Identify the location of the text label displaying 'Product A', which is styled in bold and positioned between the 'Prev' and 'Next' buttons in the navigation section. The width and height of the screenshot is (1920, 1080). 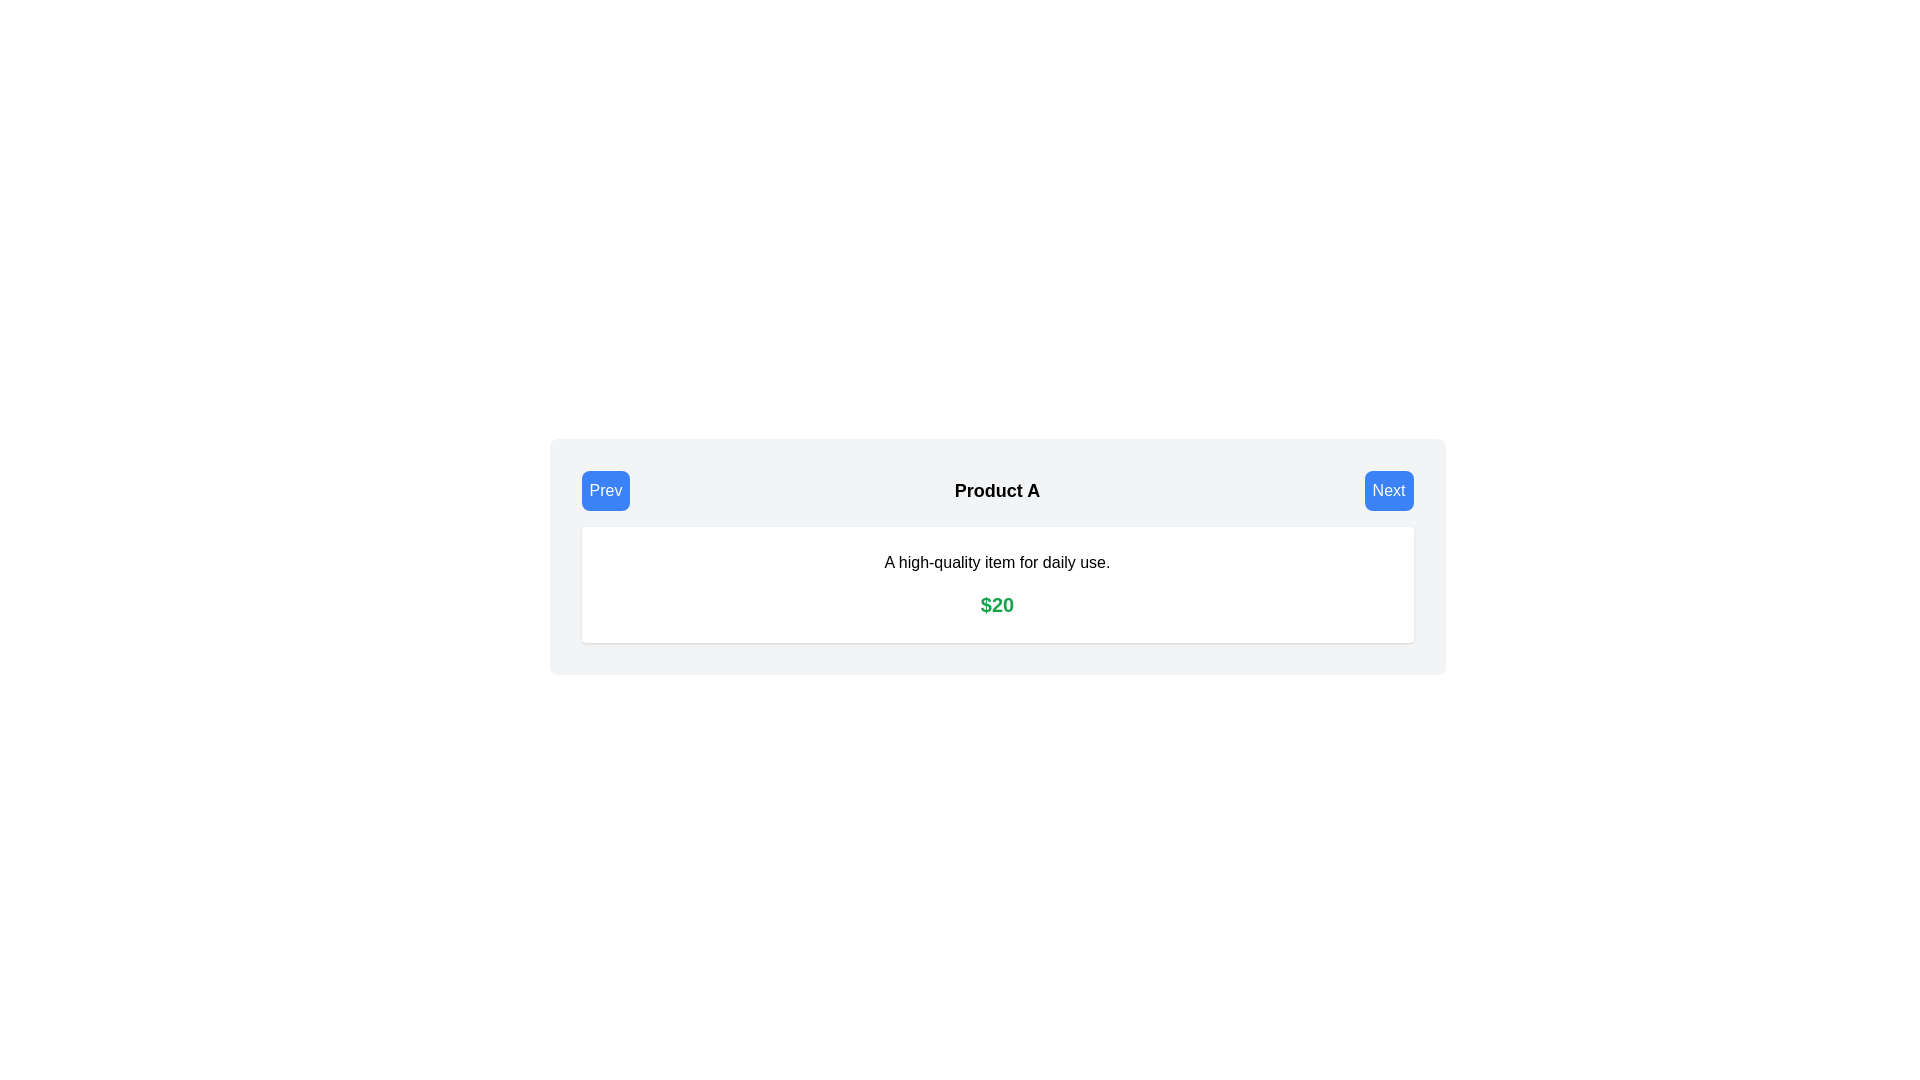
(997, 490).